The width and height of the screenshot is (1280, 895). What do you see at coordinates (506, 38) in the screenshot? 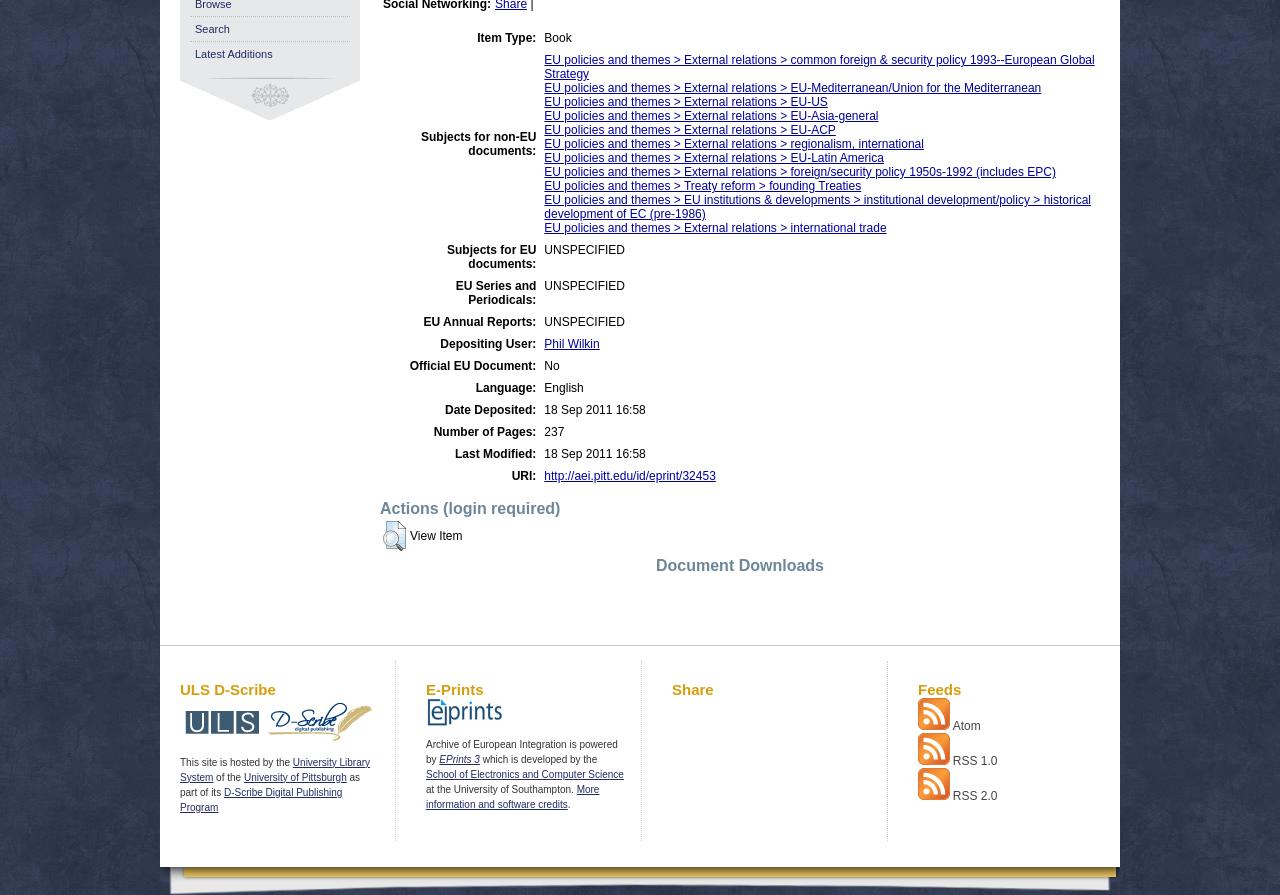
I see `'Item Type:'` at bounding box center [506, 38].